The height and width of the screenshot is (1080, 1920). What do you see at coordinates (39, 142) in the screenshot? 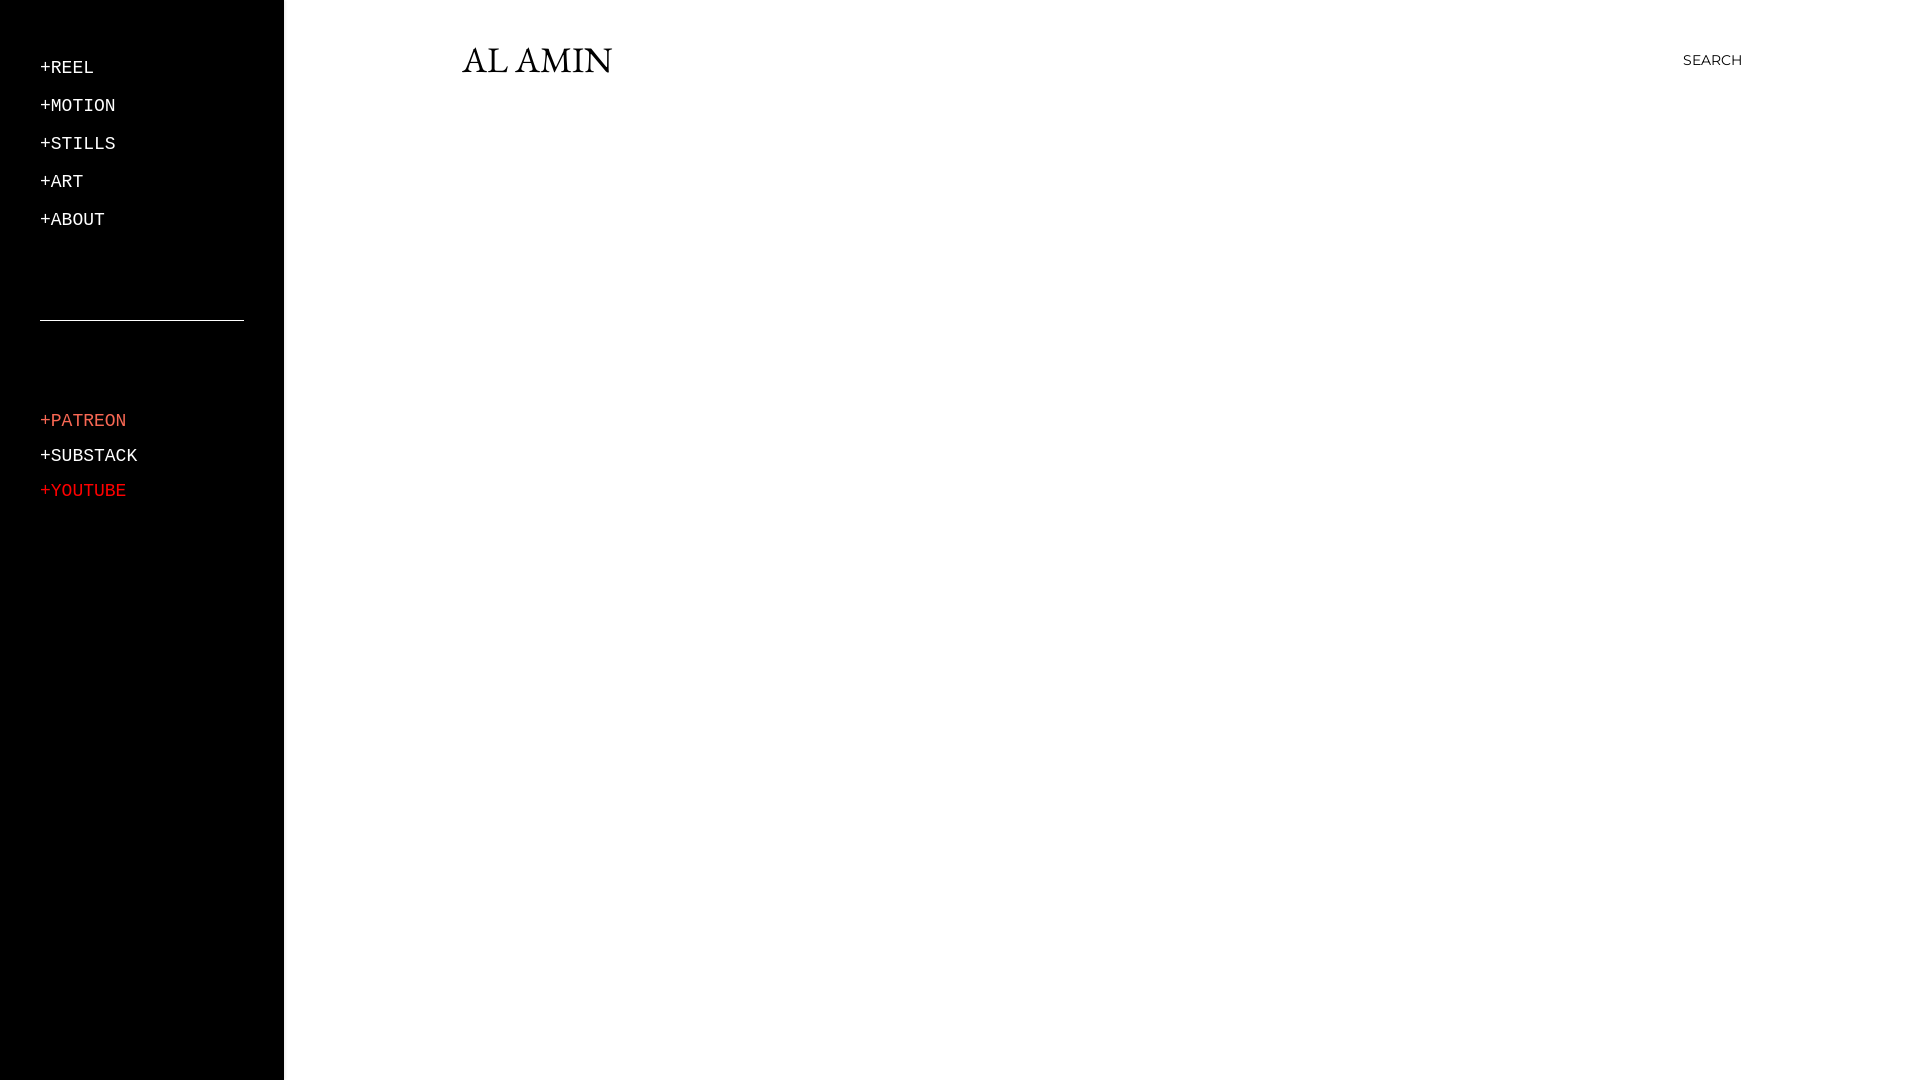
I see `'+STILLS'` at bounding box center [39, 142].